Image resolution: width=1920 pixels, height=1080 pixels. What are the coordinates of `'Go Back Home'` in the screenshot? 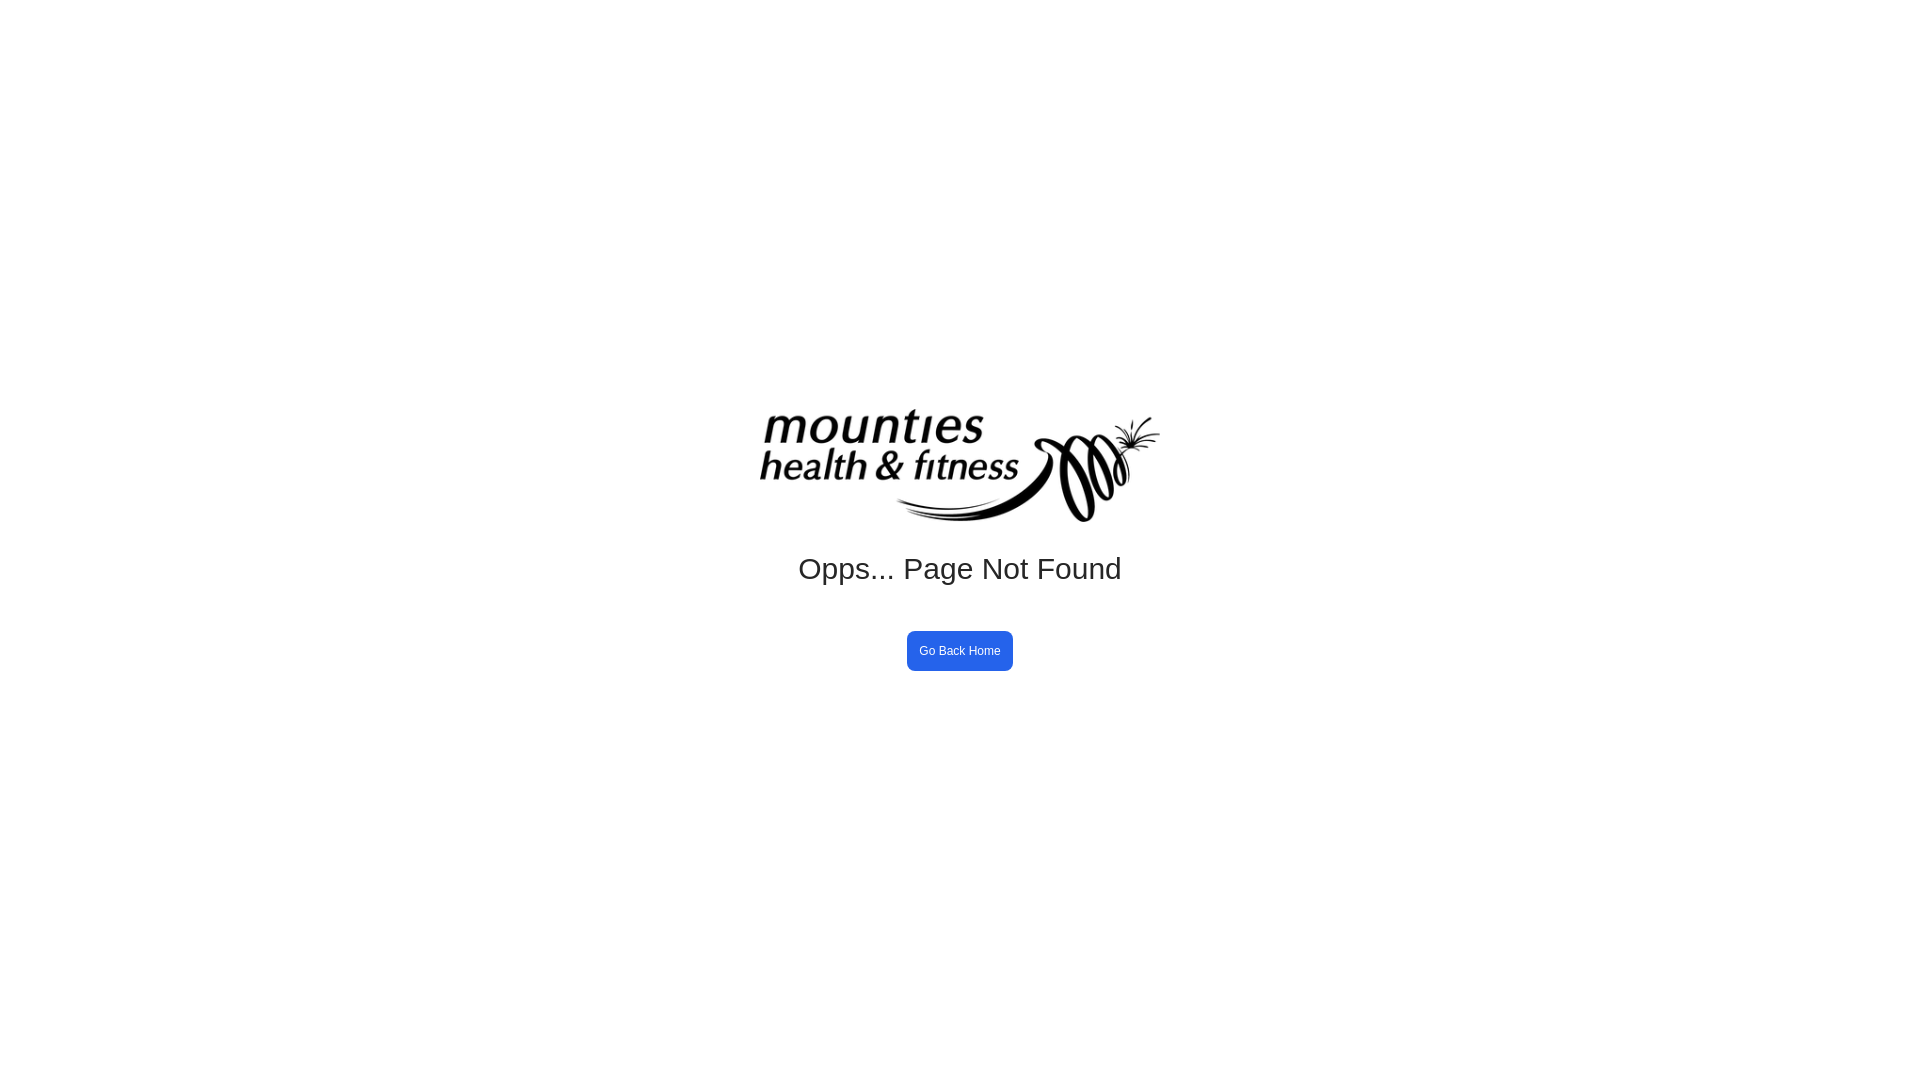 It's located at (958, 651).